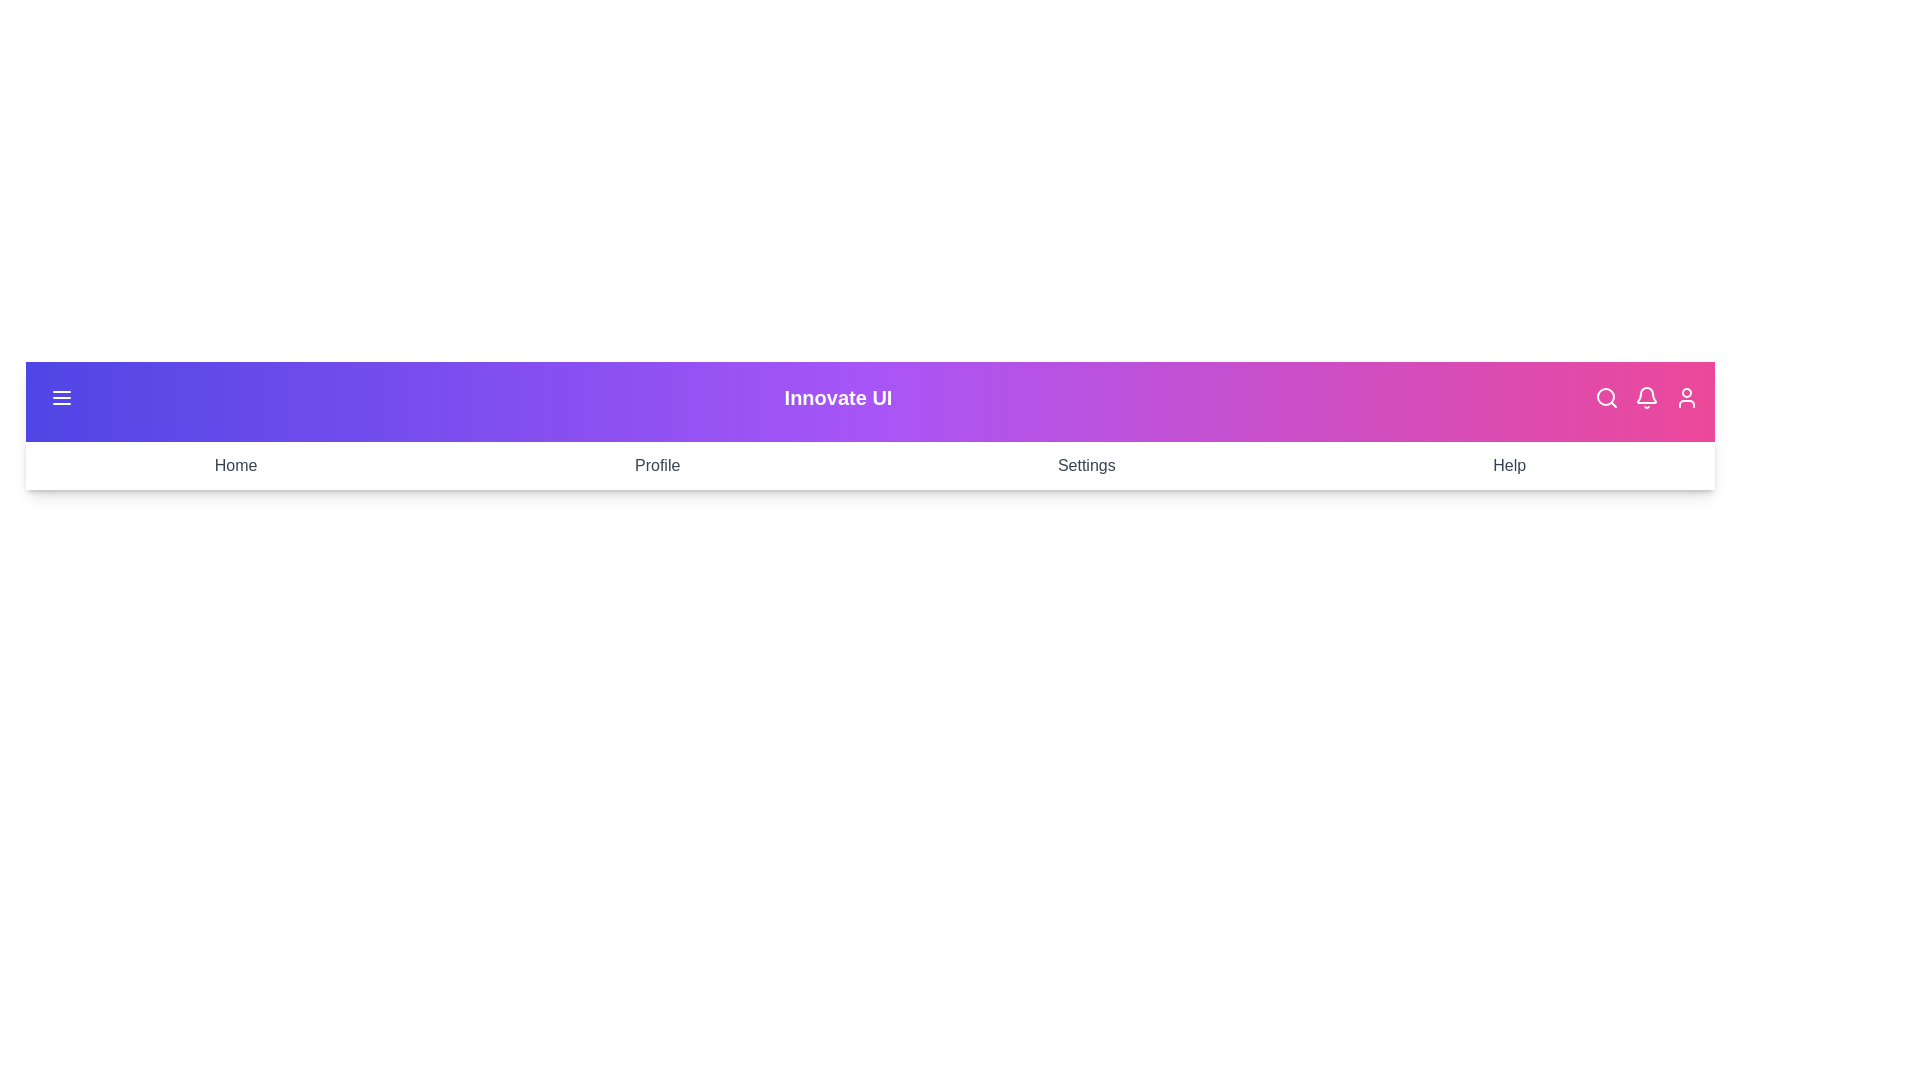  What do you see at coordinates (657, 466) in the screenshot?
I see `the menu item labeled Profile to navigate to the corresponding section` at bounding box center [657, 466].